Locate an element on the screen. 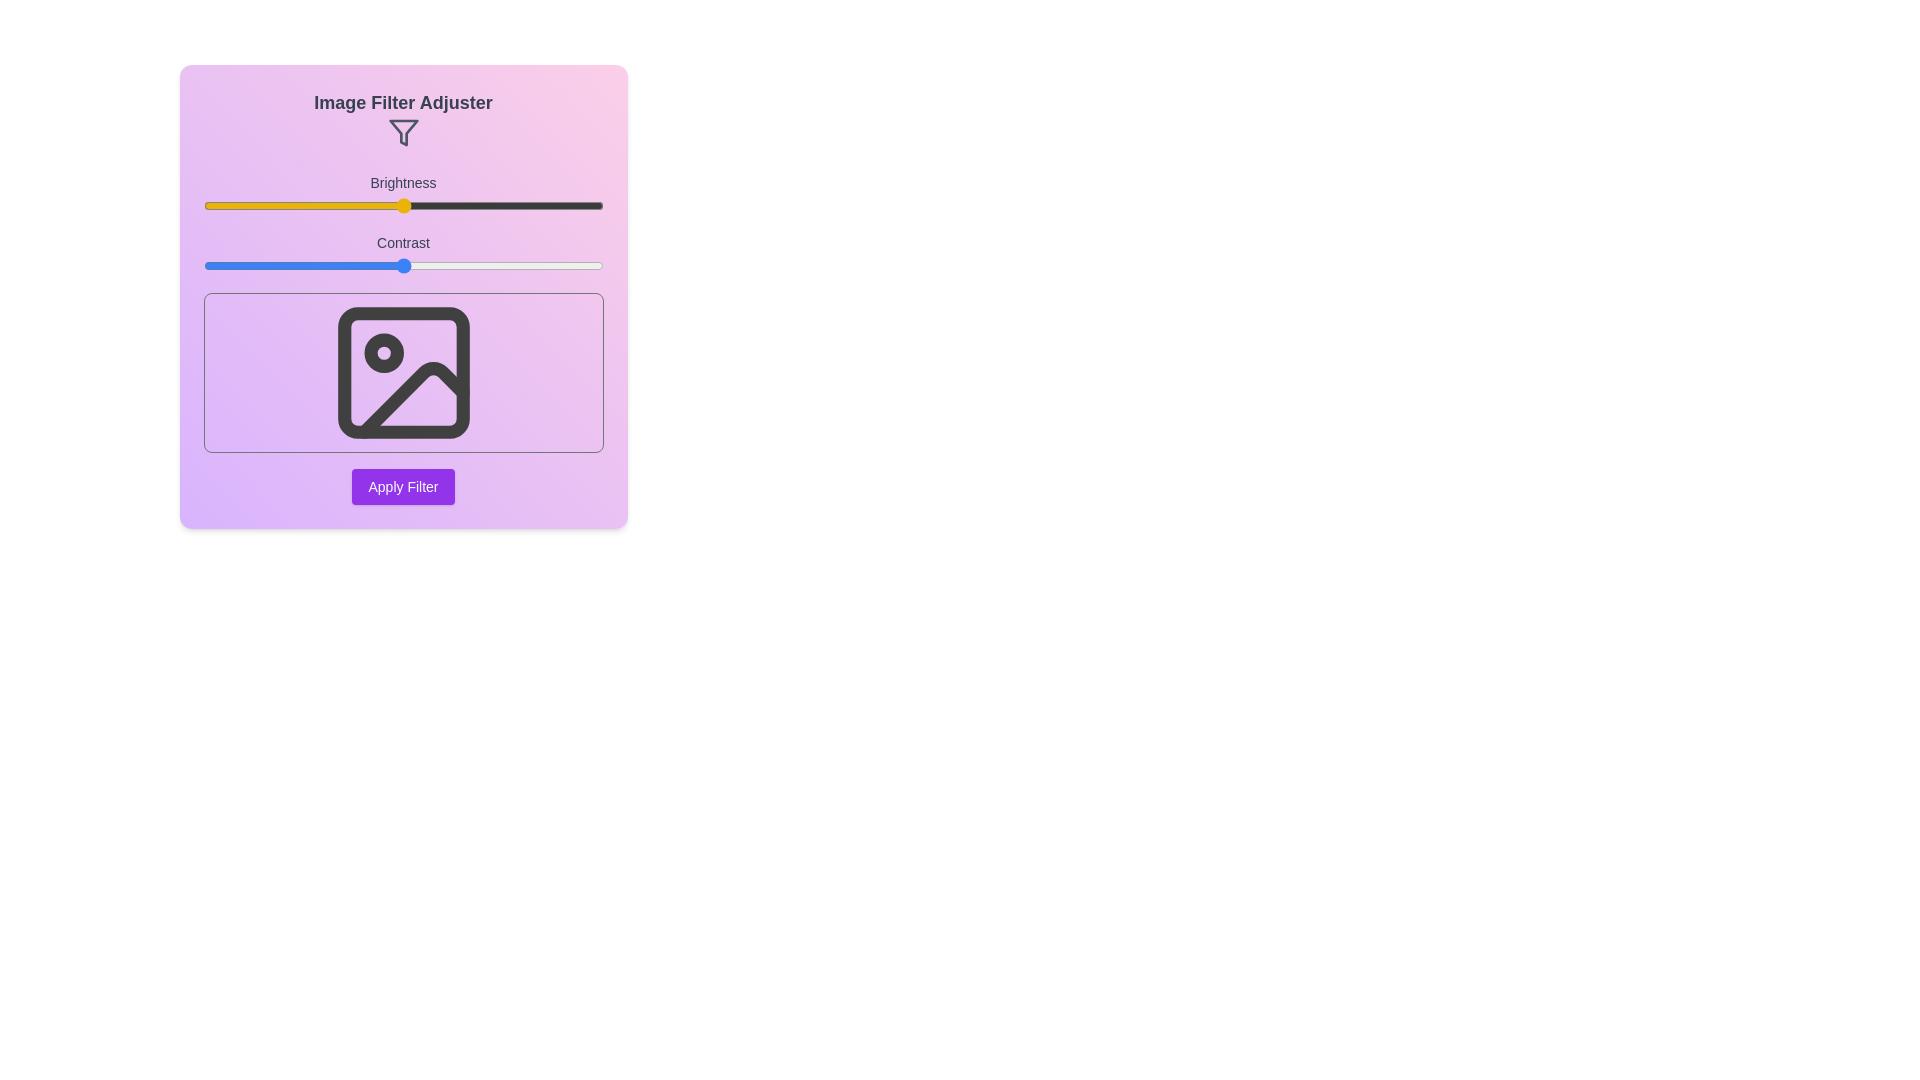 The image size is (1920, 1080). the contrast slider to 38% is located at coordinates (355, 265).